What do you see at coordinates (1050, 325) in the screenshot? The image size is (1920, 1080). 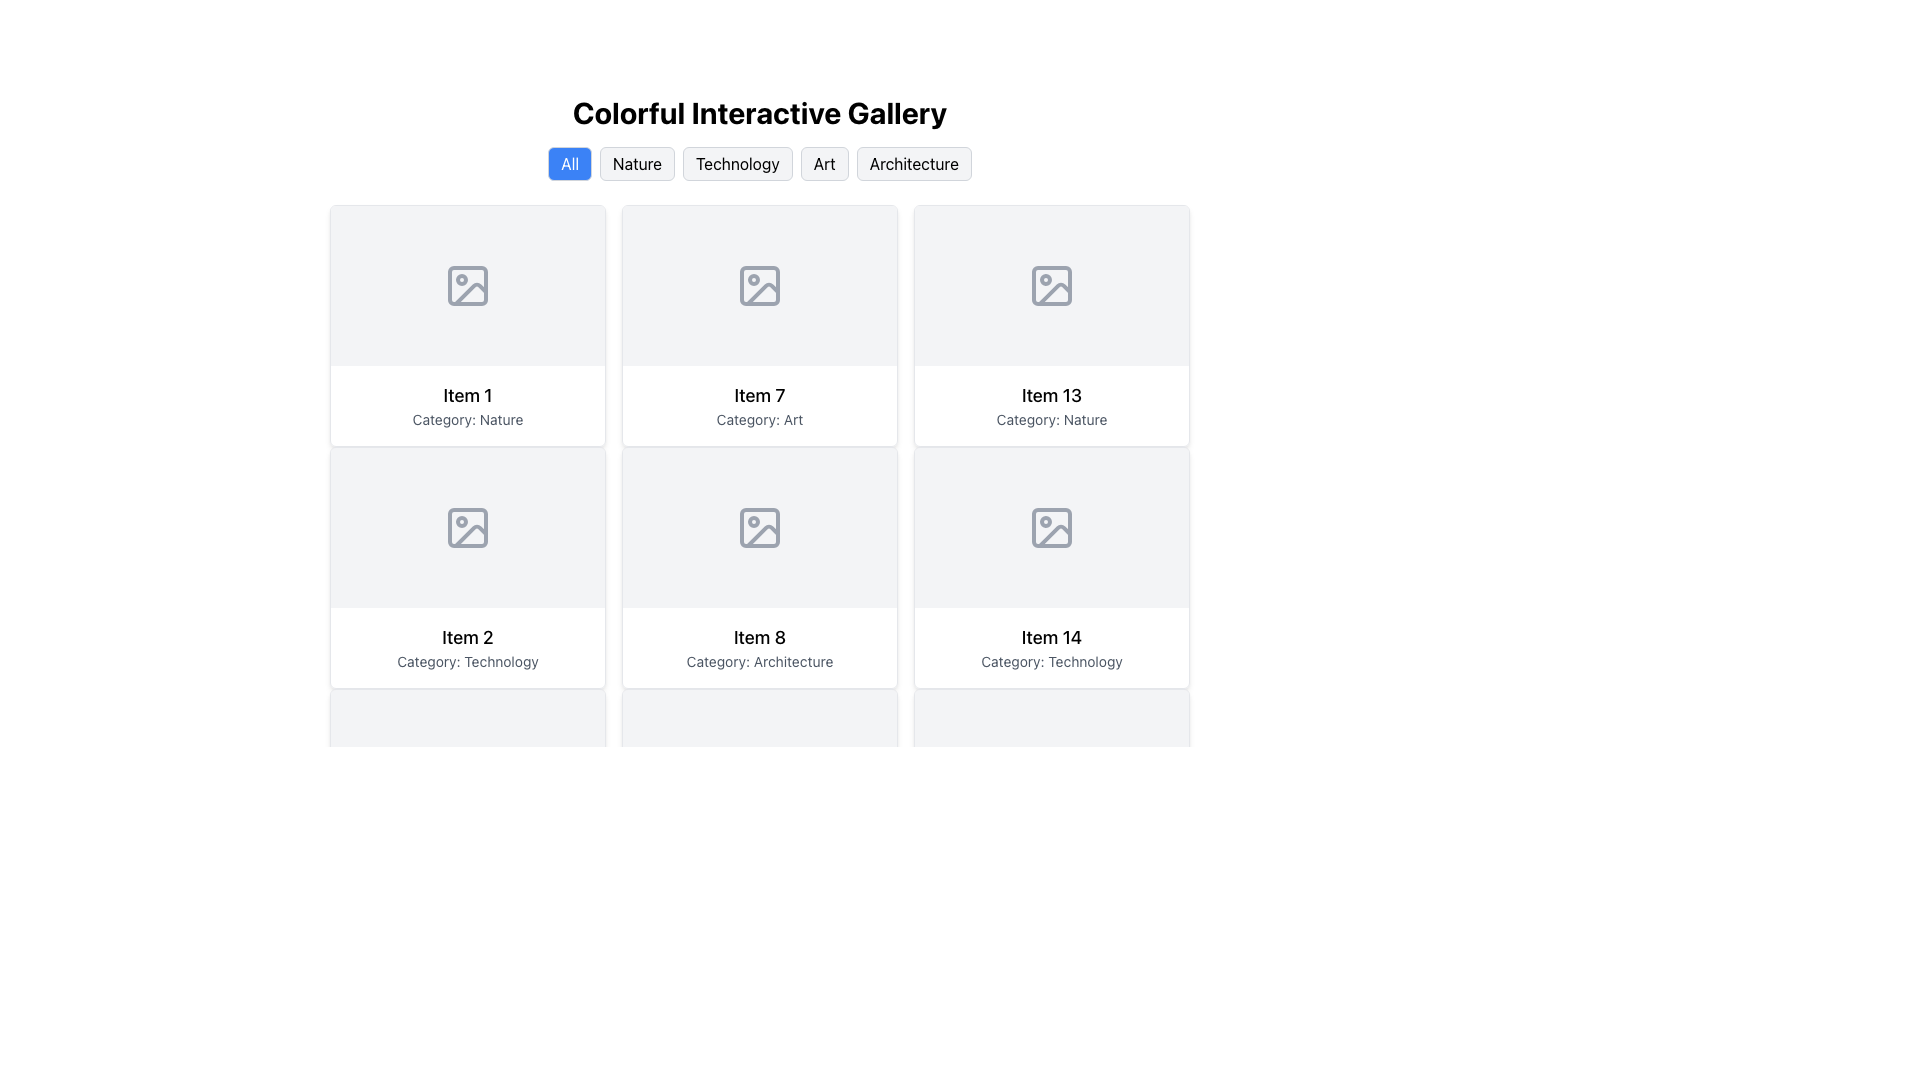 I see `the interactive overlay that appears on the panel labeled 'Item 13, Category: Nature' to trigger its visibility` at bounding box center [1050, 325].